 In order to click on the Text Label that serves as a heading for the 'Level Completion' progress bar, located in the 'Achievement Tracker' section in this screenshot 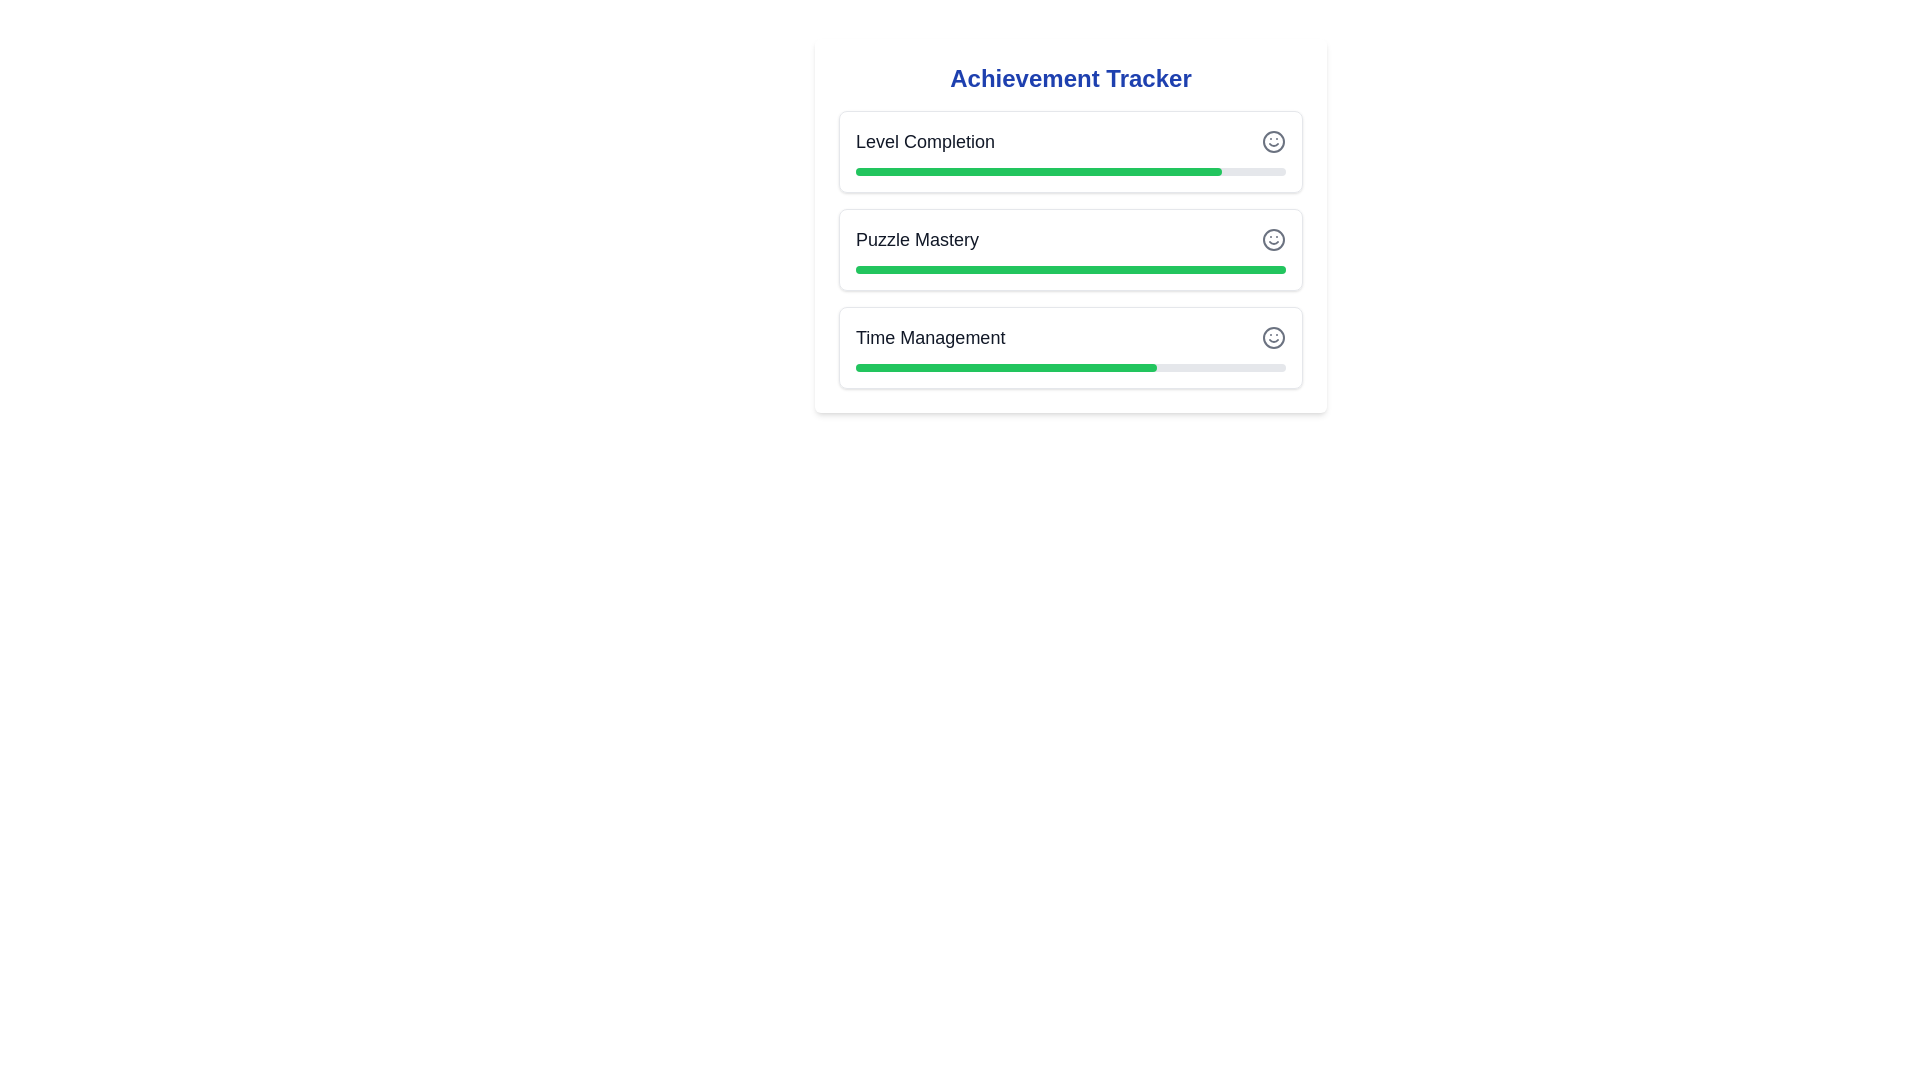, I will do `click(924, 141)`.